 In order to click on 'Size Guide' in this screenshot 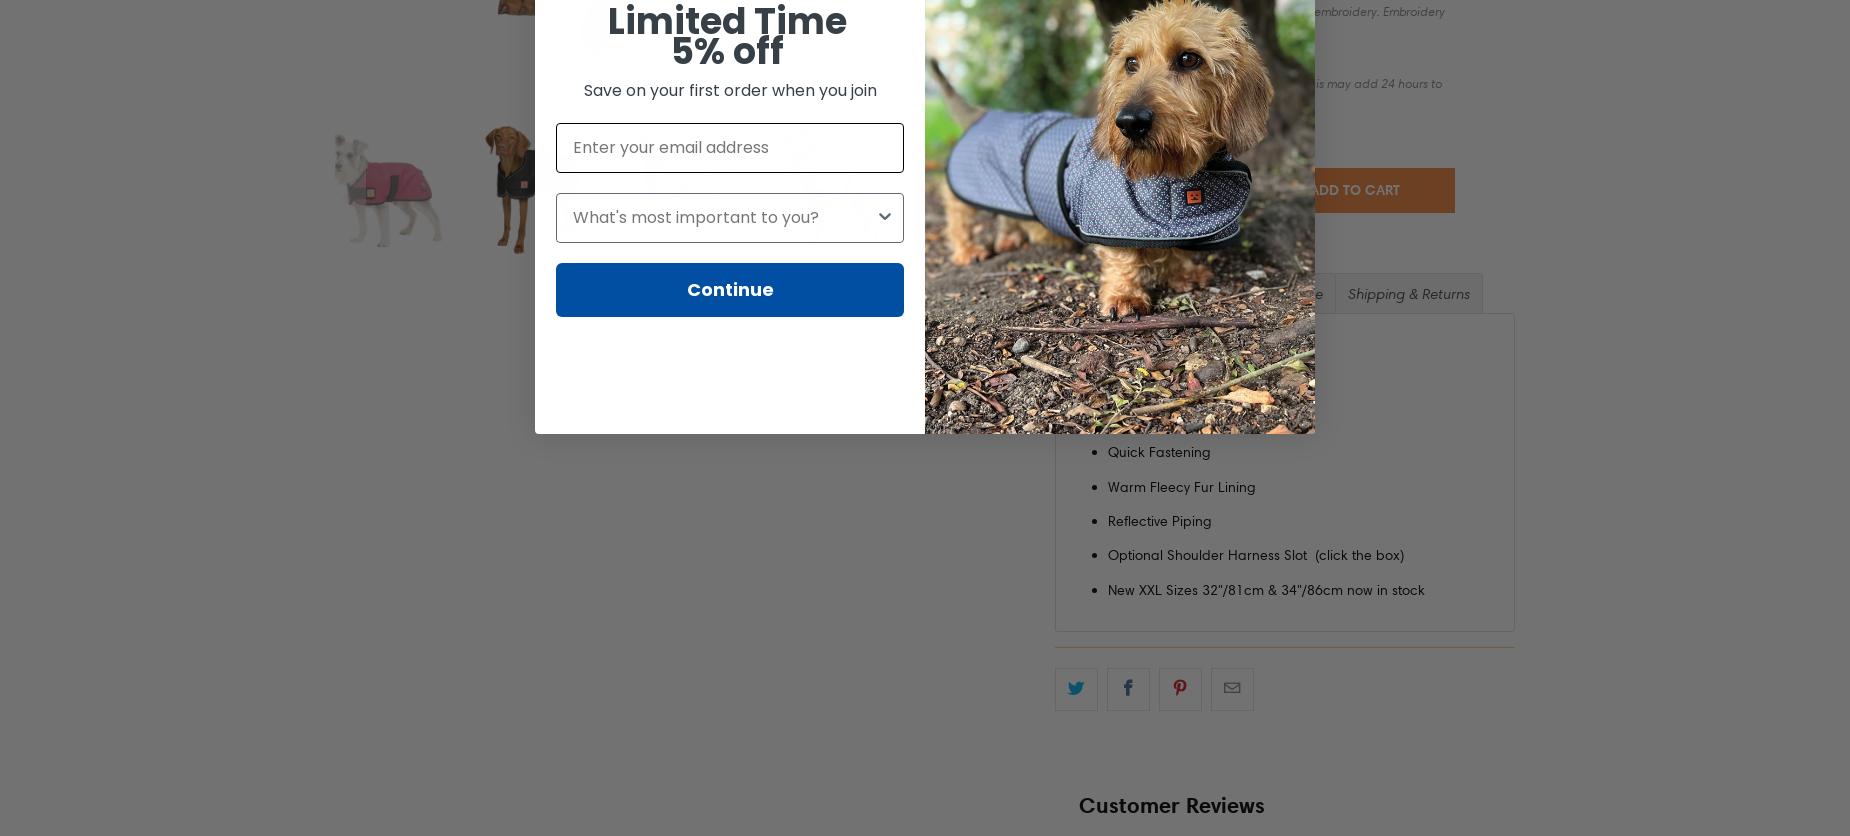, I will do `click(1252, 293)`.